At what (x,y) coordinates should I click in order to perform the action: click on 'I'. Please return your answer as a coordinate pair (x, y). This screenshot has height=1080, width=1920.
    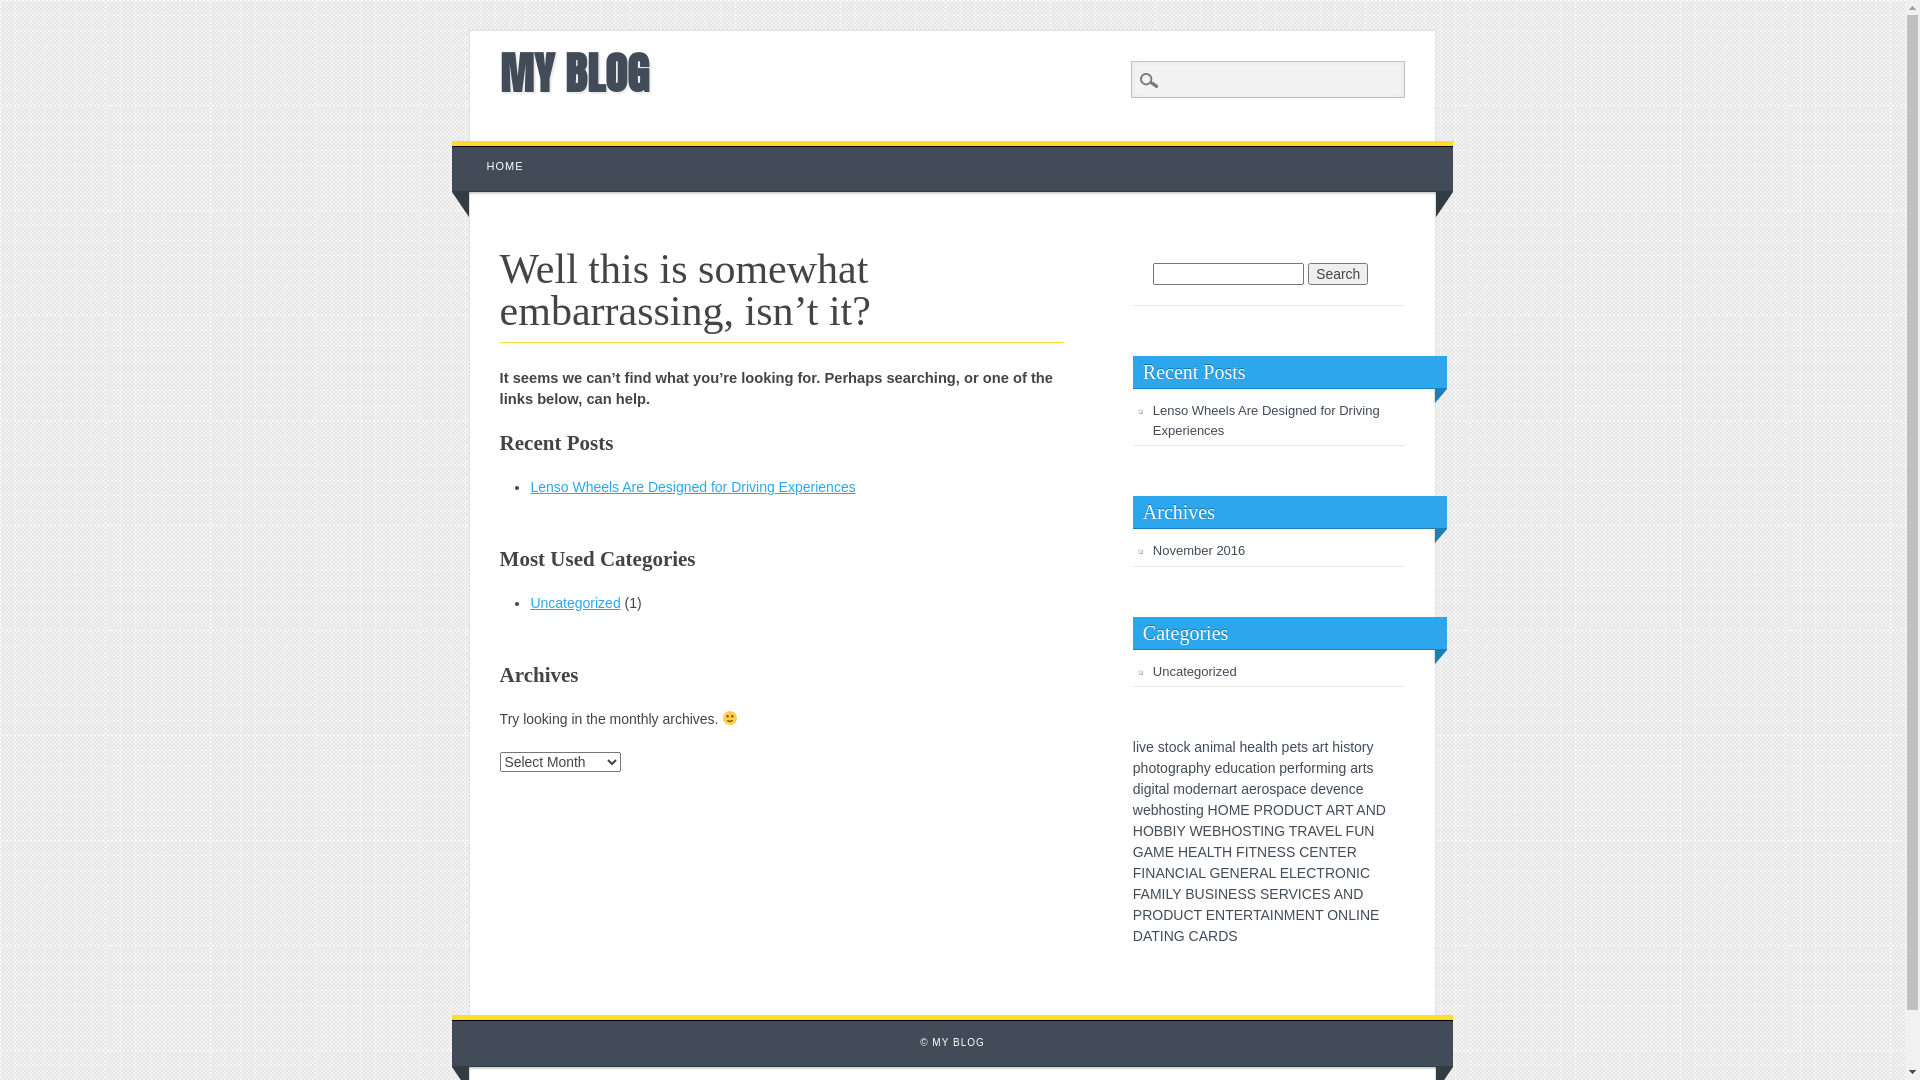
    Looking at the image, I should click on (1213, 893).